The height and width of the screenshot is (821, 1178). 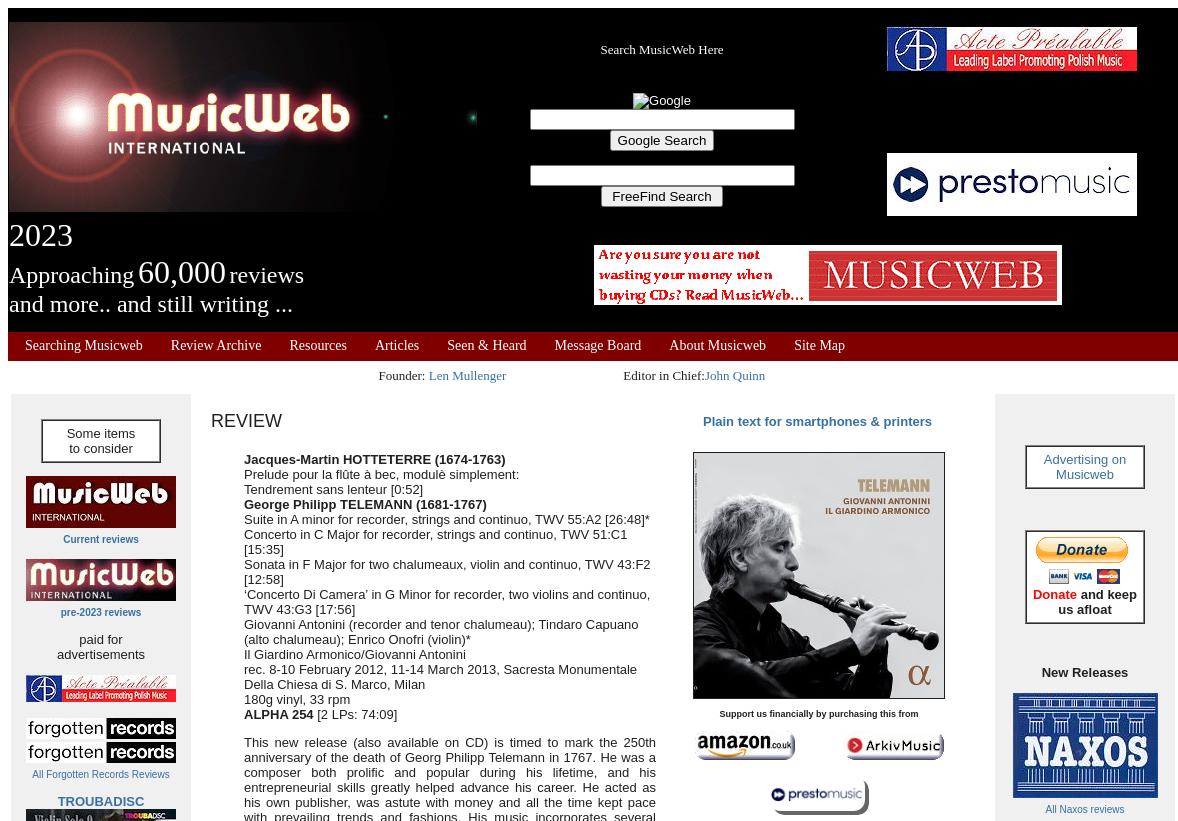 What do you see at coordinates (277, 713) in the screenshot?
I see `'ALPHA 254'` at bounding box center [277, 713].